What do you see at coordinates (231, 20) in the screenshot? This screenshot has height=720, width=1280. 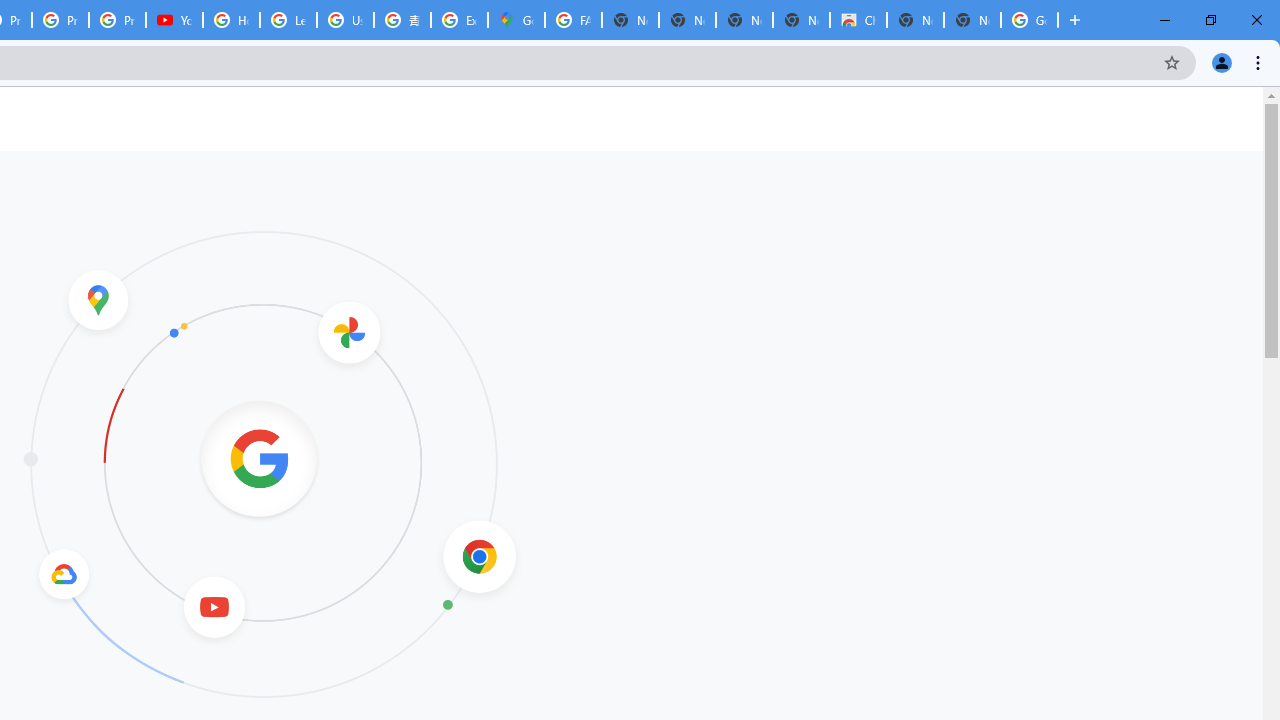 I see `'How Chrome protects your passwords - Google Chrome Help'` at bounding box center [231, 20].